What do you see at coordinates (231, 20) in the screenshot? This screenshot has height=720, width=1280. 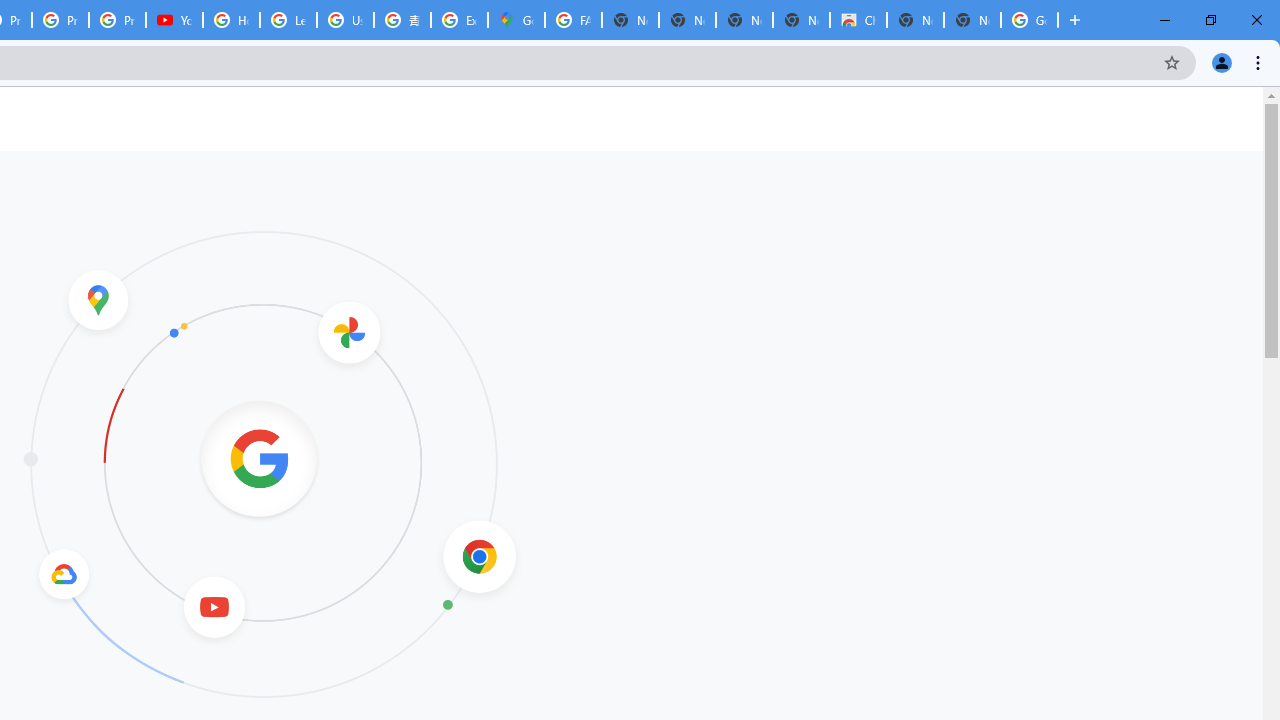 I see `'How Chrome protects your passwords - Google Chrome Help'` at bounding box center [231, 20].